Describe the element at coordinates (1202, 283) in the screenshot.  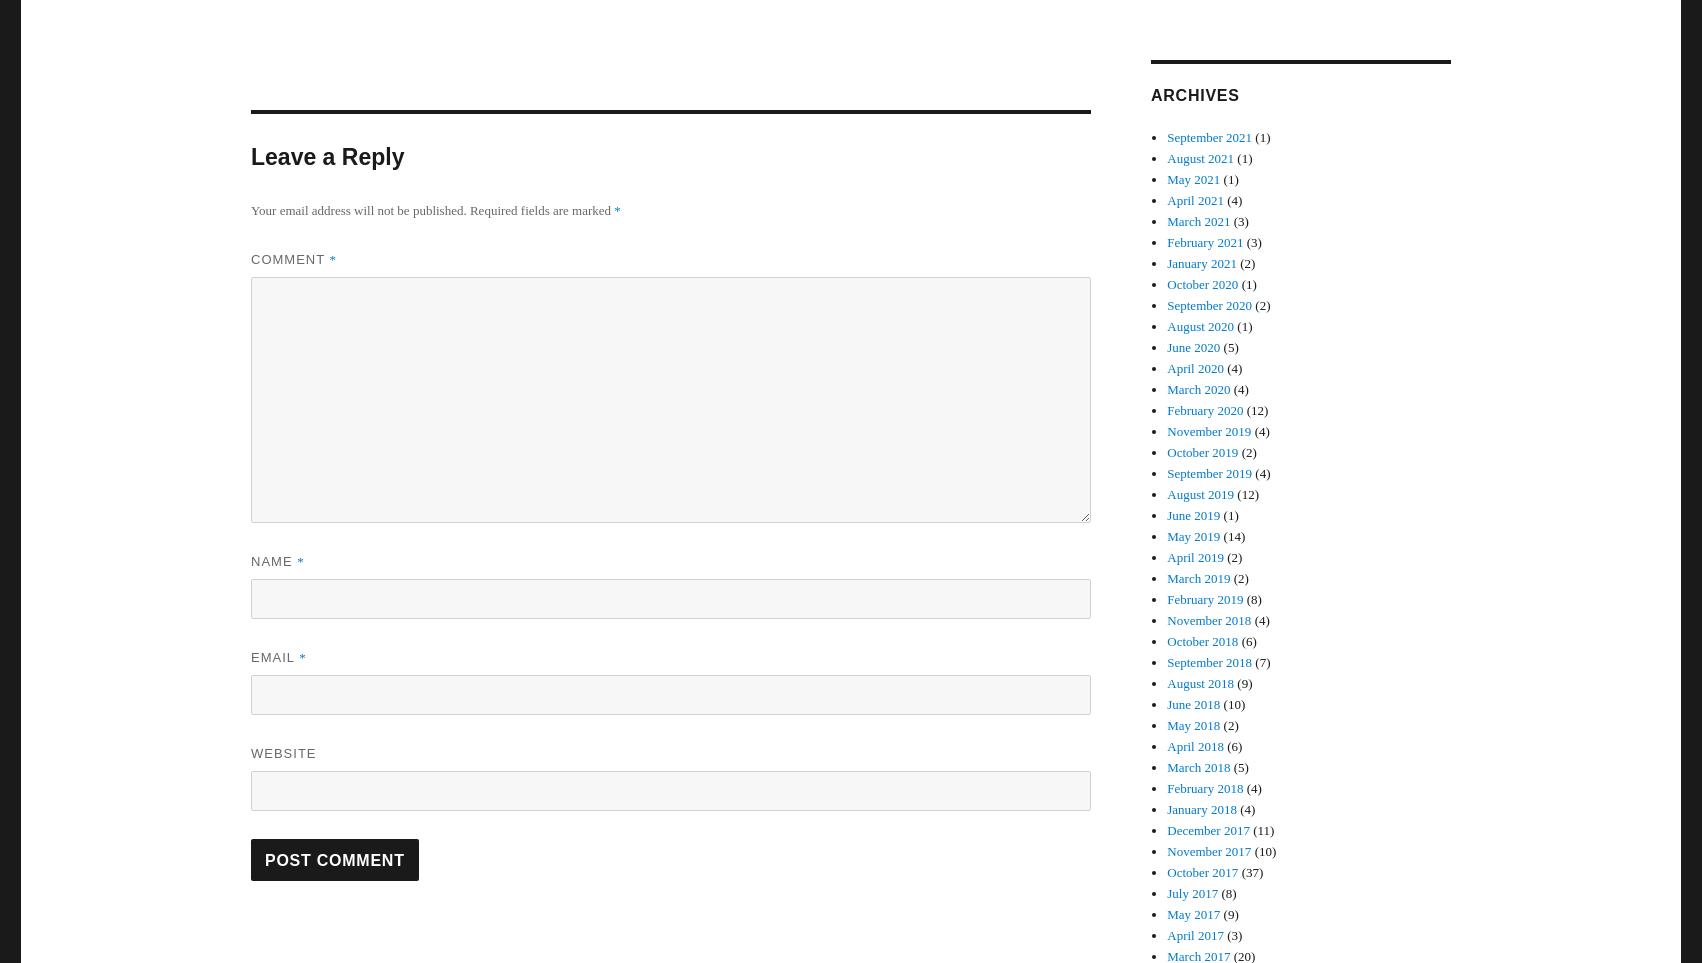
I see `'October 2020'` at that location.